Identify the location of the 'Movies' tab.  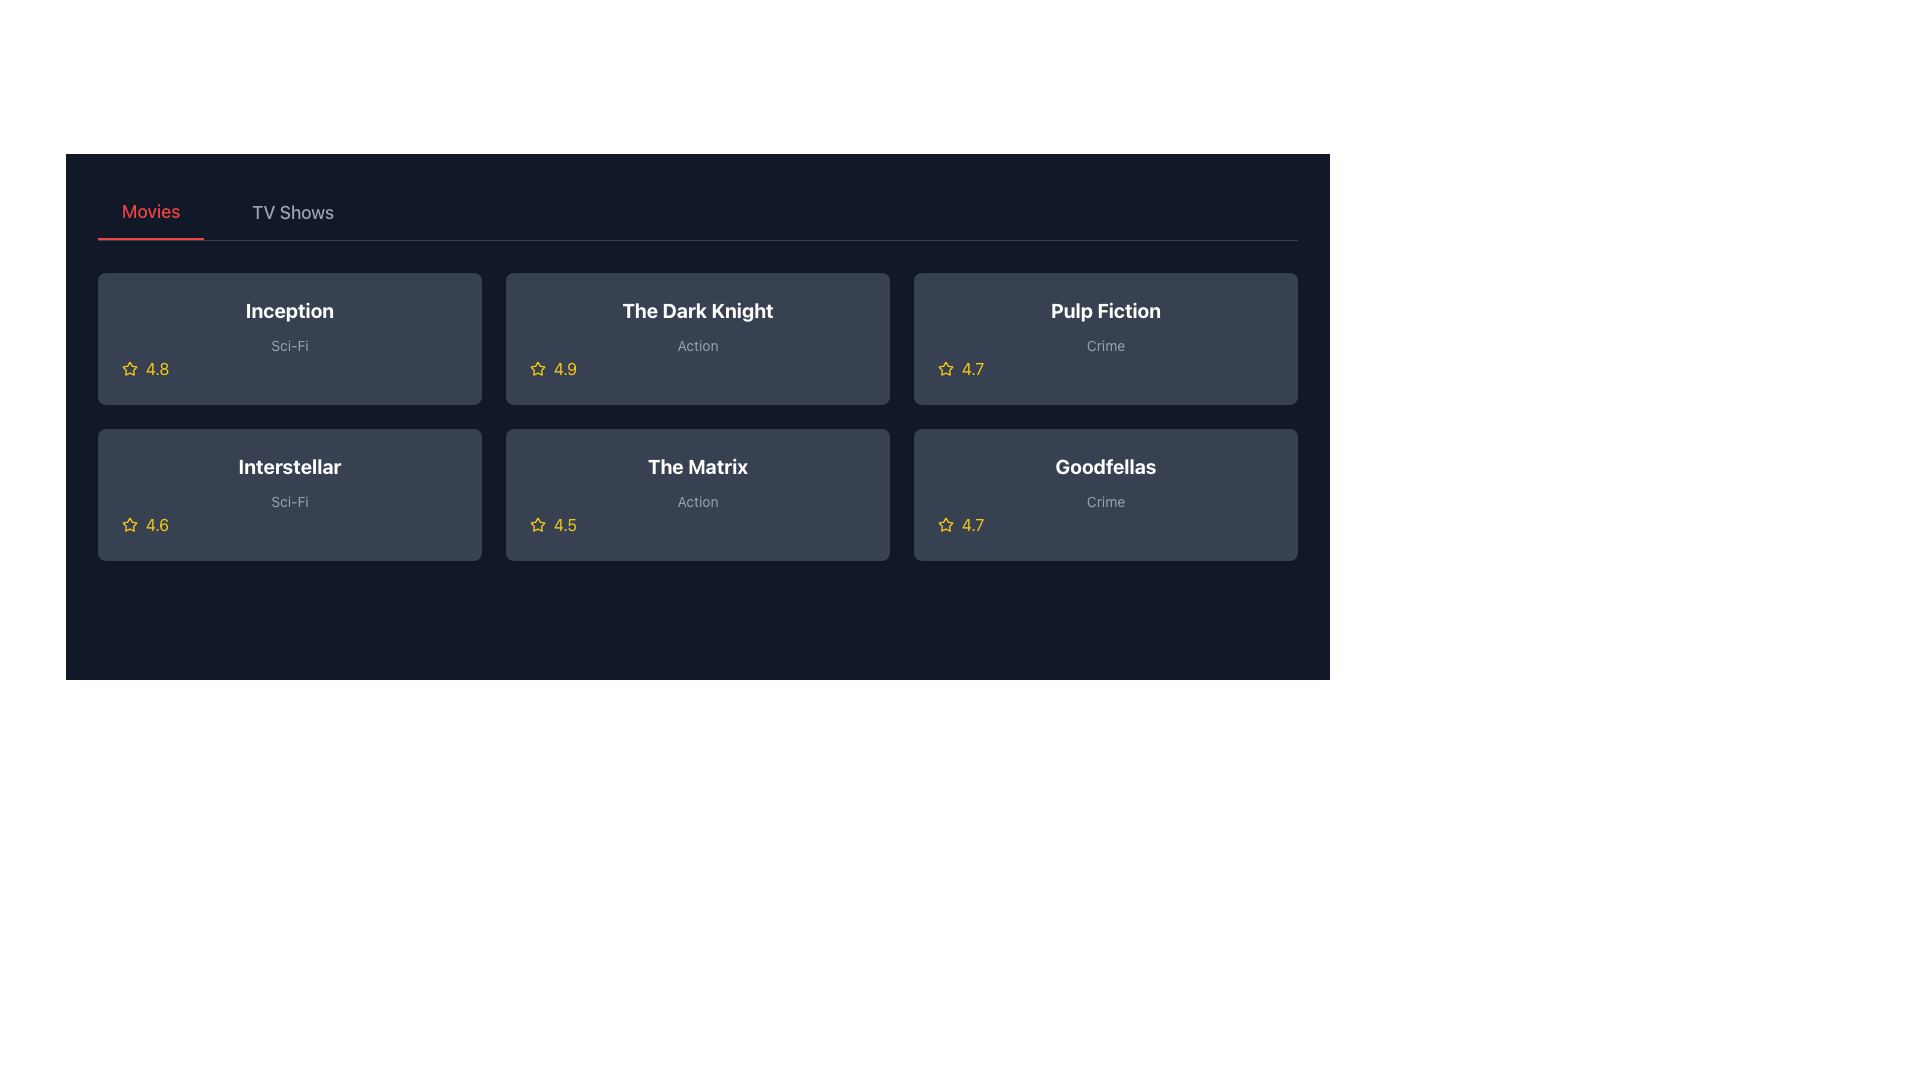
(149, 212).